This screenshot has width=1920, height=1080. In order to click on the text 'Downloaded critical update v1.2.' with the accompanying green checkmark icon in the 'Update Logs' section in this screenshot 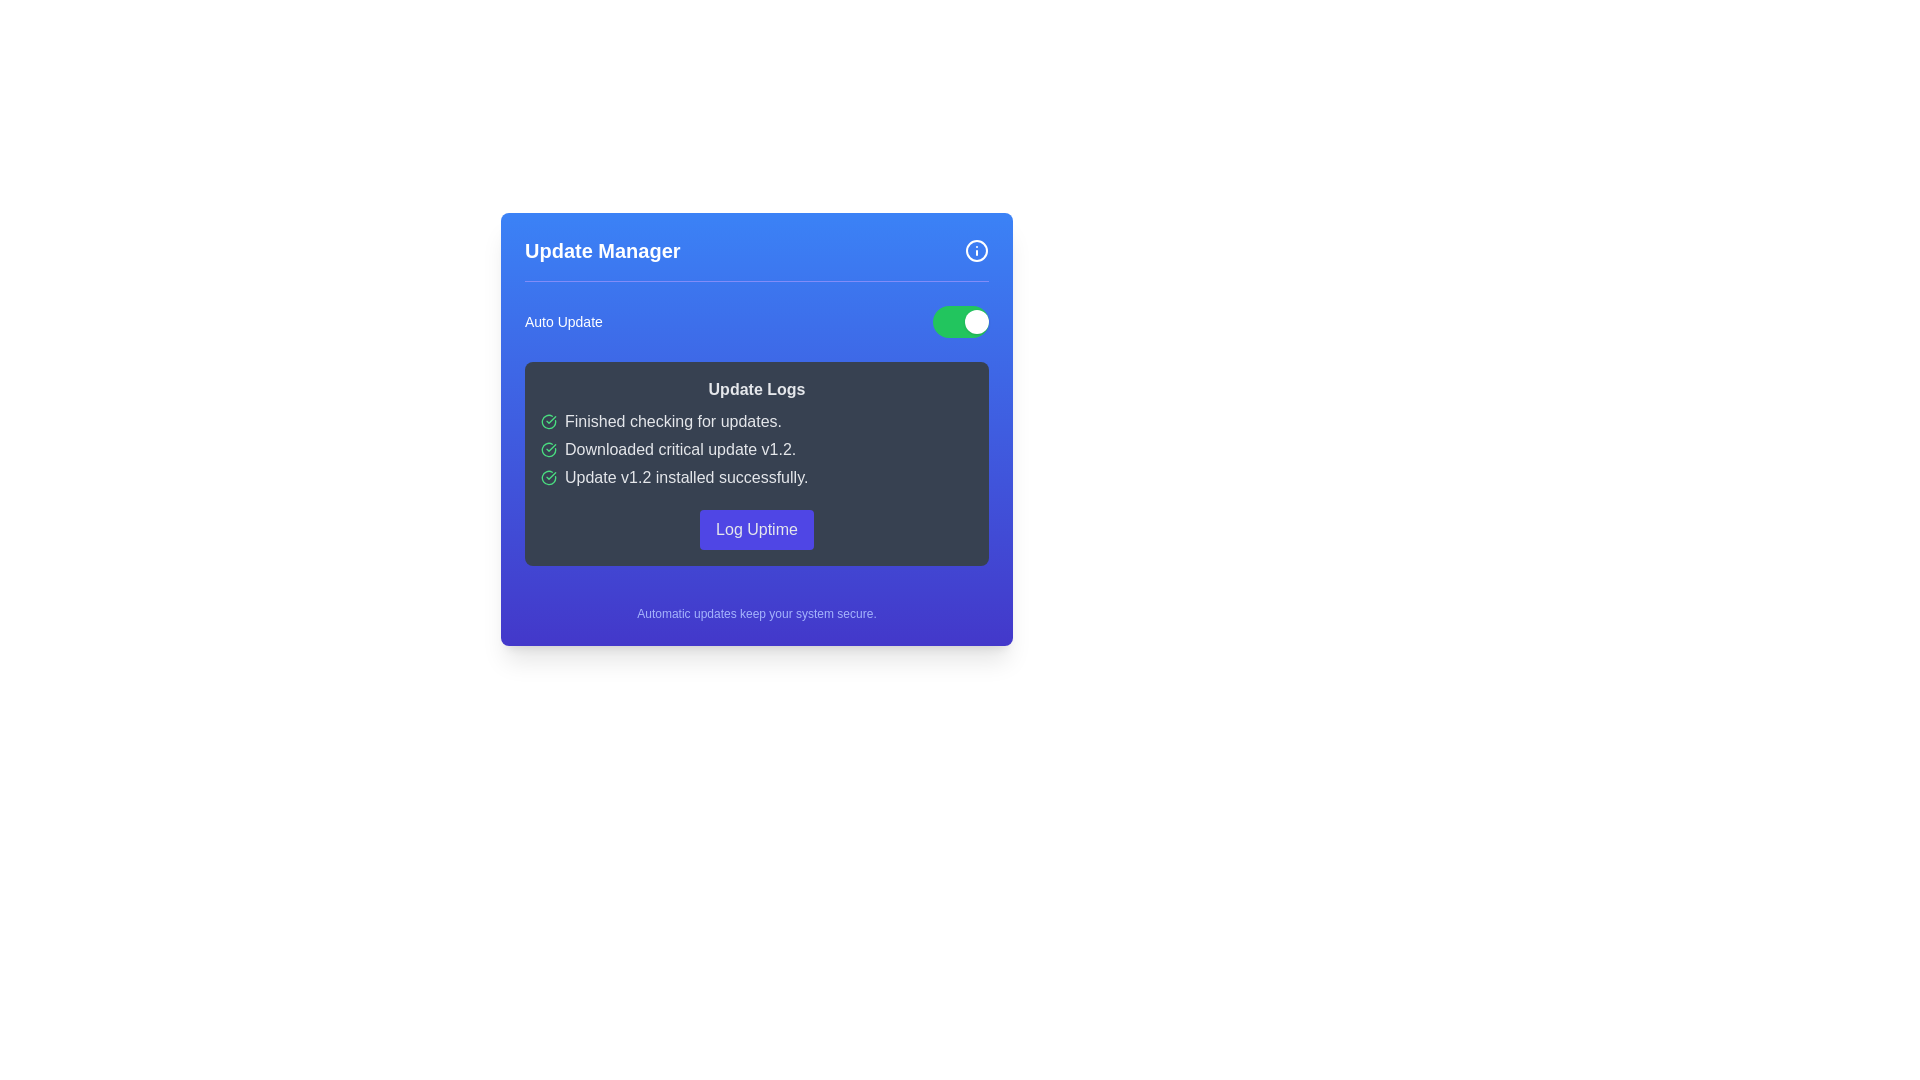, I will do `click(756, 450)`.